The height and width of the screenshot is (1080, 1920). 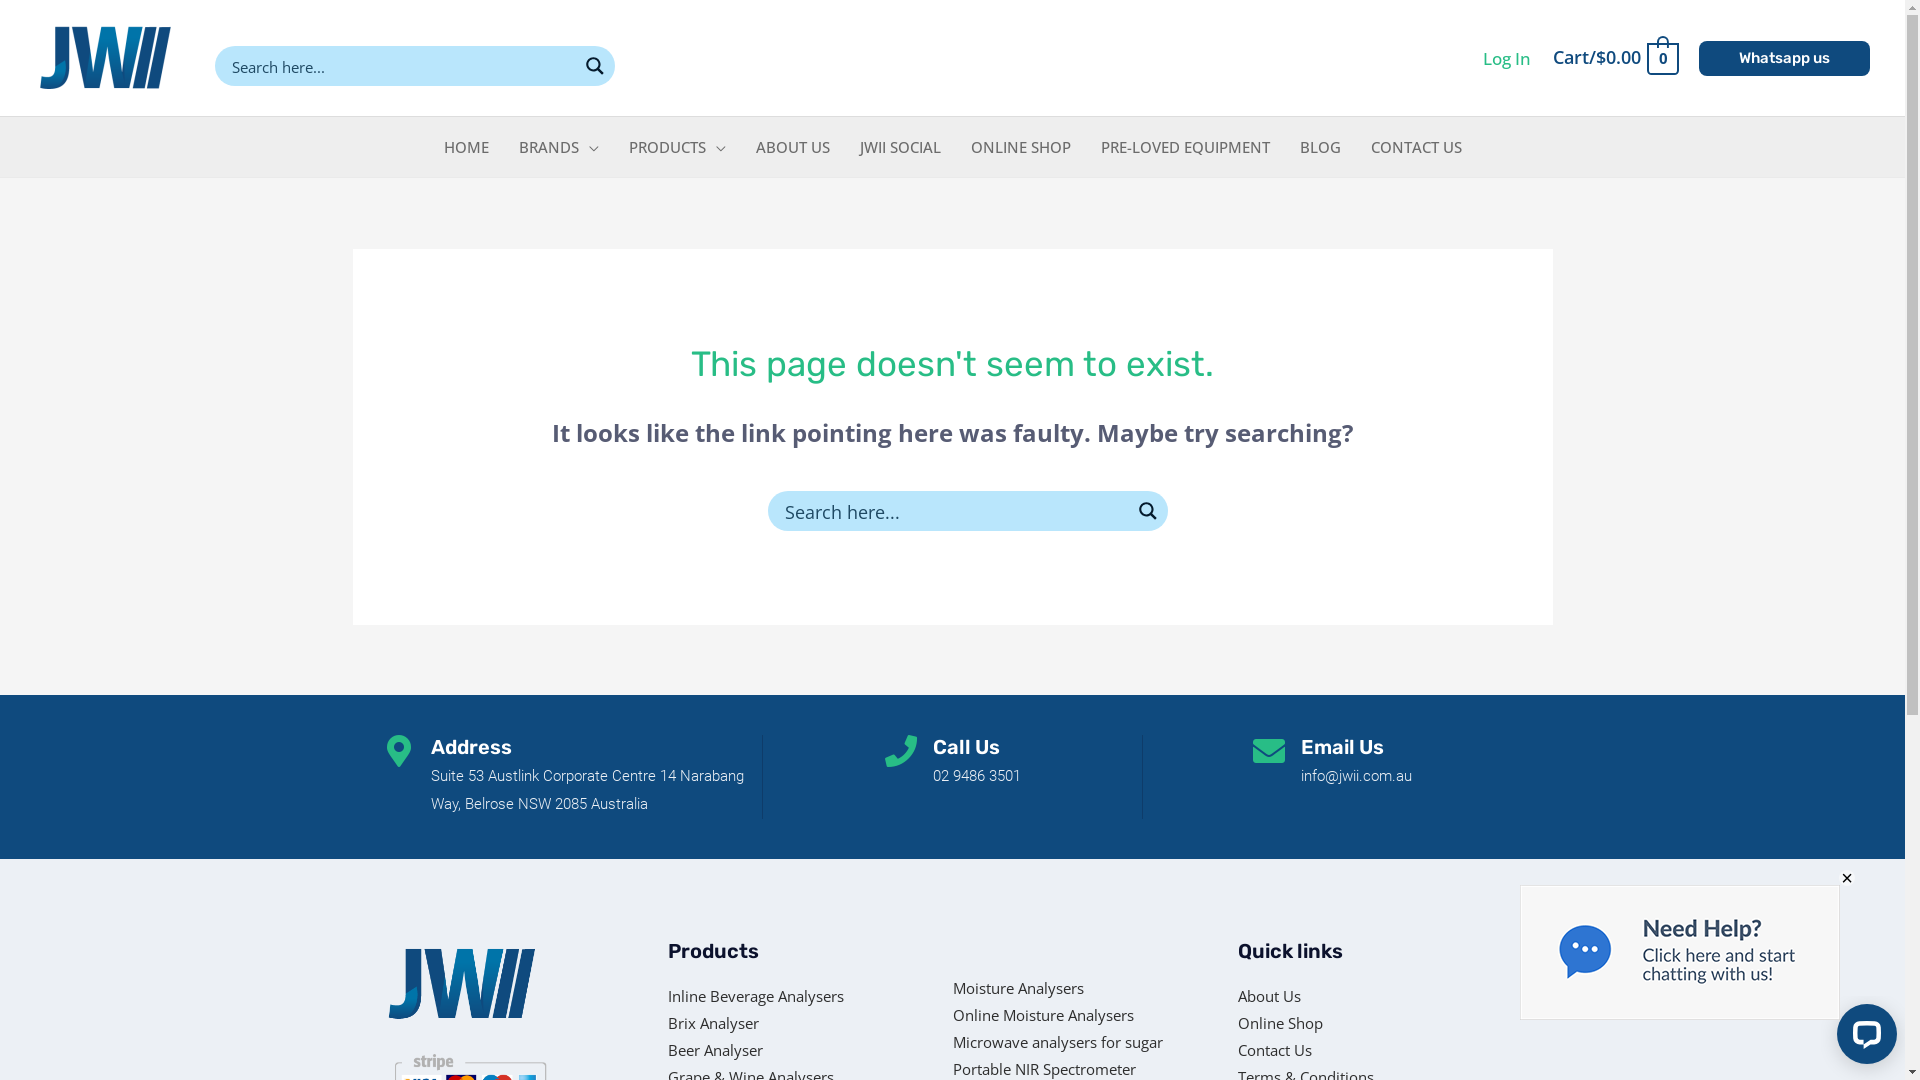 I want to click on 'Online Moisture Analysers', so click(x=1075, y=1015).